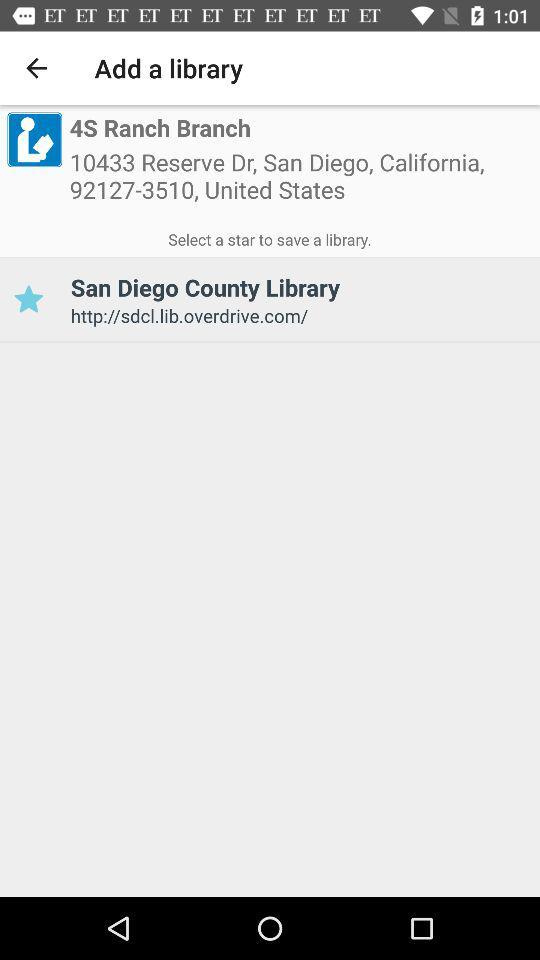 Image resolution: width=540 pixels, height=960 pixels. What do you see at coordinates (159, 128) in the screenshot?
I see `4s ranch branch icon` at bounding box center [159, 128].